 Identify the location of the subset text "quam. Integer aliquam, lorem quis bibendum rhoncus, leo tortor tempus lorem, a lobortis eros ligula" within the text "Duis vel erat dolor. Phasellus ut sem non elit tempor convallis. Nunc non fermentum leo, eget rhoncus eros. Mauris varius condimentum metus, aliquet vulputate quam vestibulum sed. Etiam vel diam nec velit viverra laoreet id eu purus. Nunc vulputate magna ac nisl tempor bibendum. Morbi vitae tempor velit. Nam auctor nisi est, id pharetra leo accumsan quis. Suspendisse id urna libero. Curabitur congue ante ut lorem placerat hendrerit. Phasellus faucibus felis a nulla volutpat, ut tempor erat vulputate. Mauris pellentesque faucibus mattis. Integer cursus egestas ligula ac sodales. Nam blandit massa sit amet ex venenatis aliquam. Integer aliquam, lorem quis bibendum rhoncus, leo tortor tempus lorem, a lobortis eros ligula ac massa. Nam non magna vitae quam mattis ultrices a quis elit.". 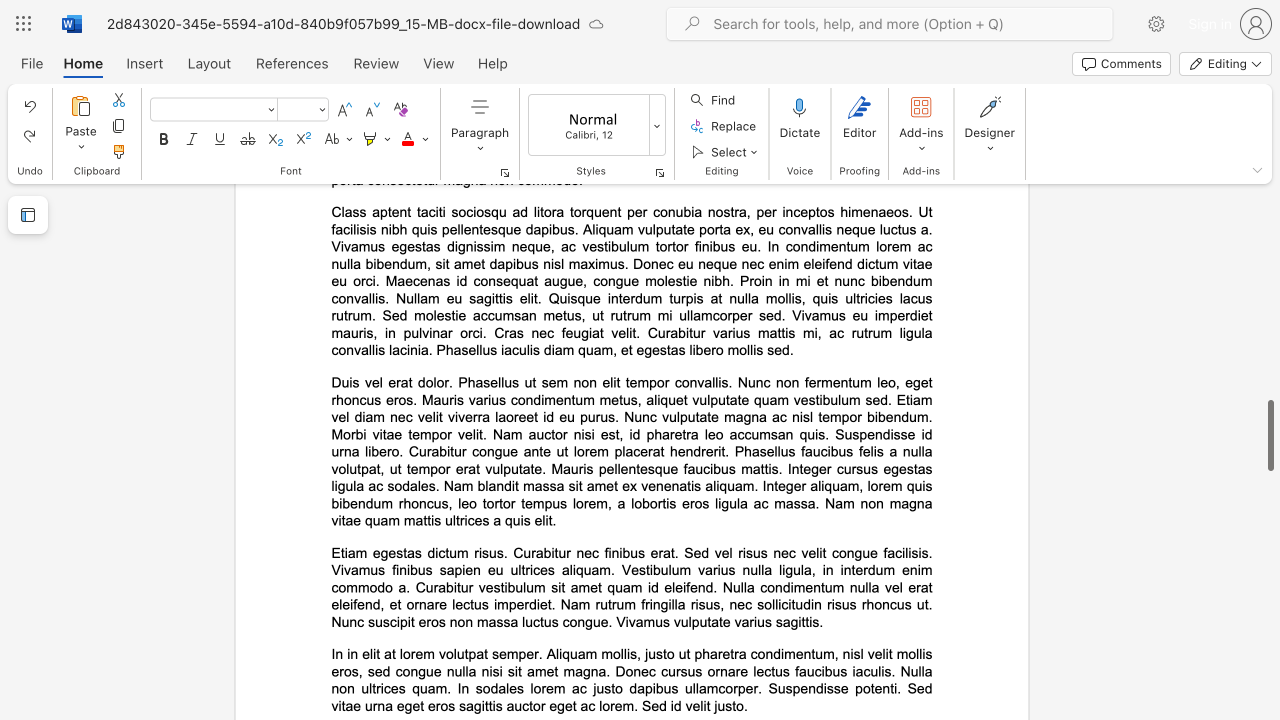
(719, 486).